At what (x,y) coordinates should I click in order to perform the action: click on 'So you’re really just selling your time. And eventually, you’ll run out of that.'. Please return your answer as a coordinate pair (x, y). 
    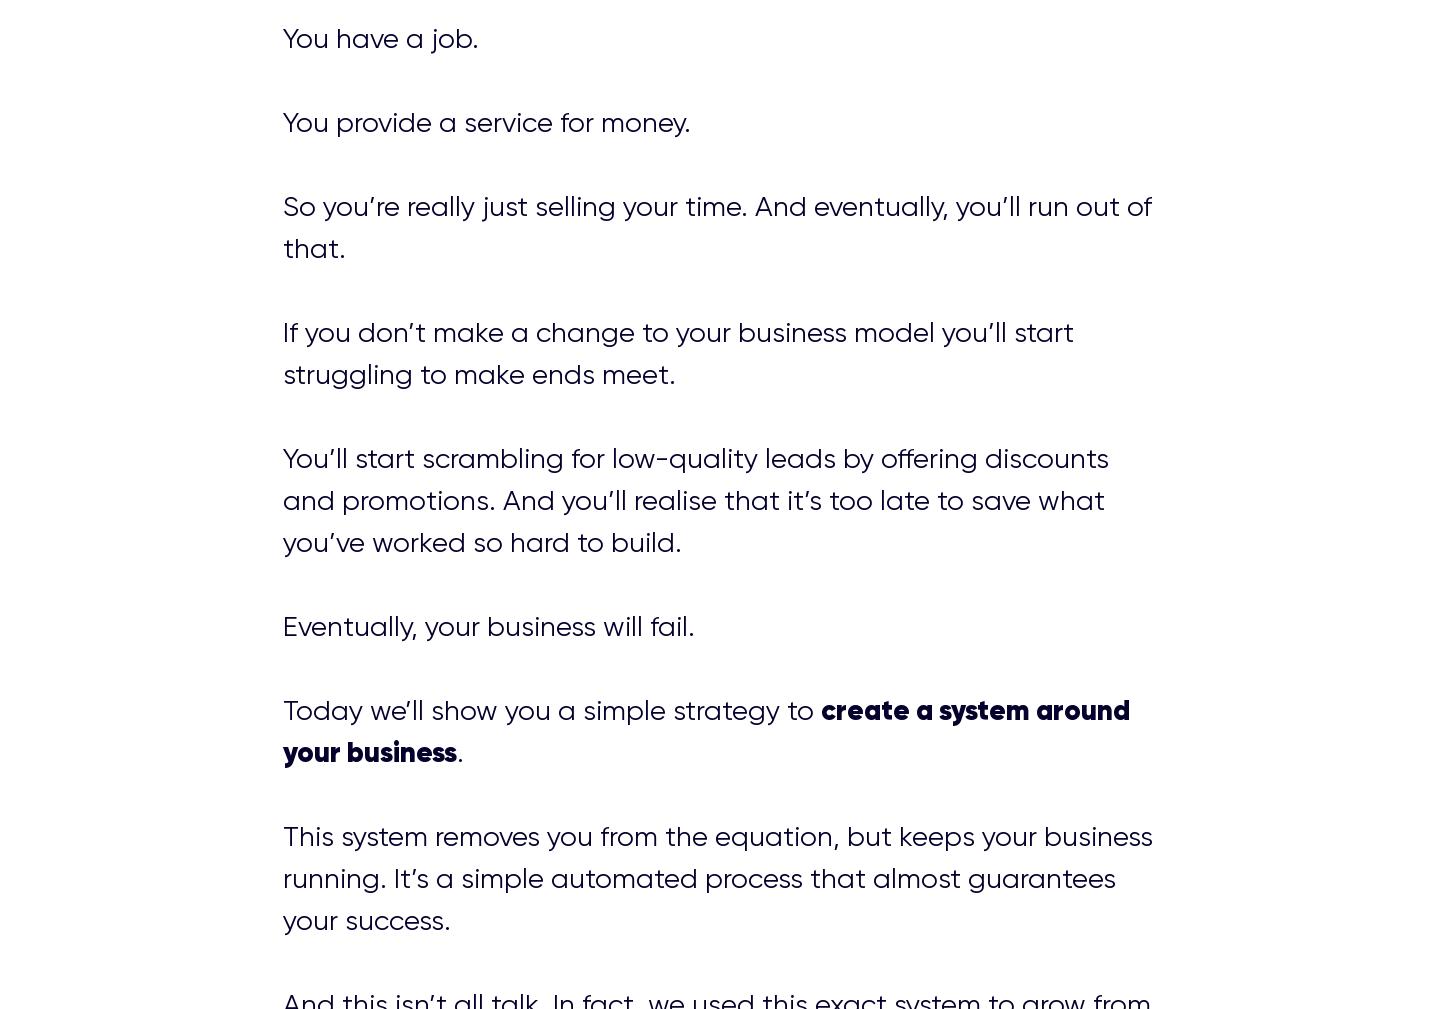
    Looking at the image, I should click on (716, 226).